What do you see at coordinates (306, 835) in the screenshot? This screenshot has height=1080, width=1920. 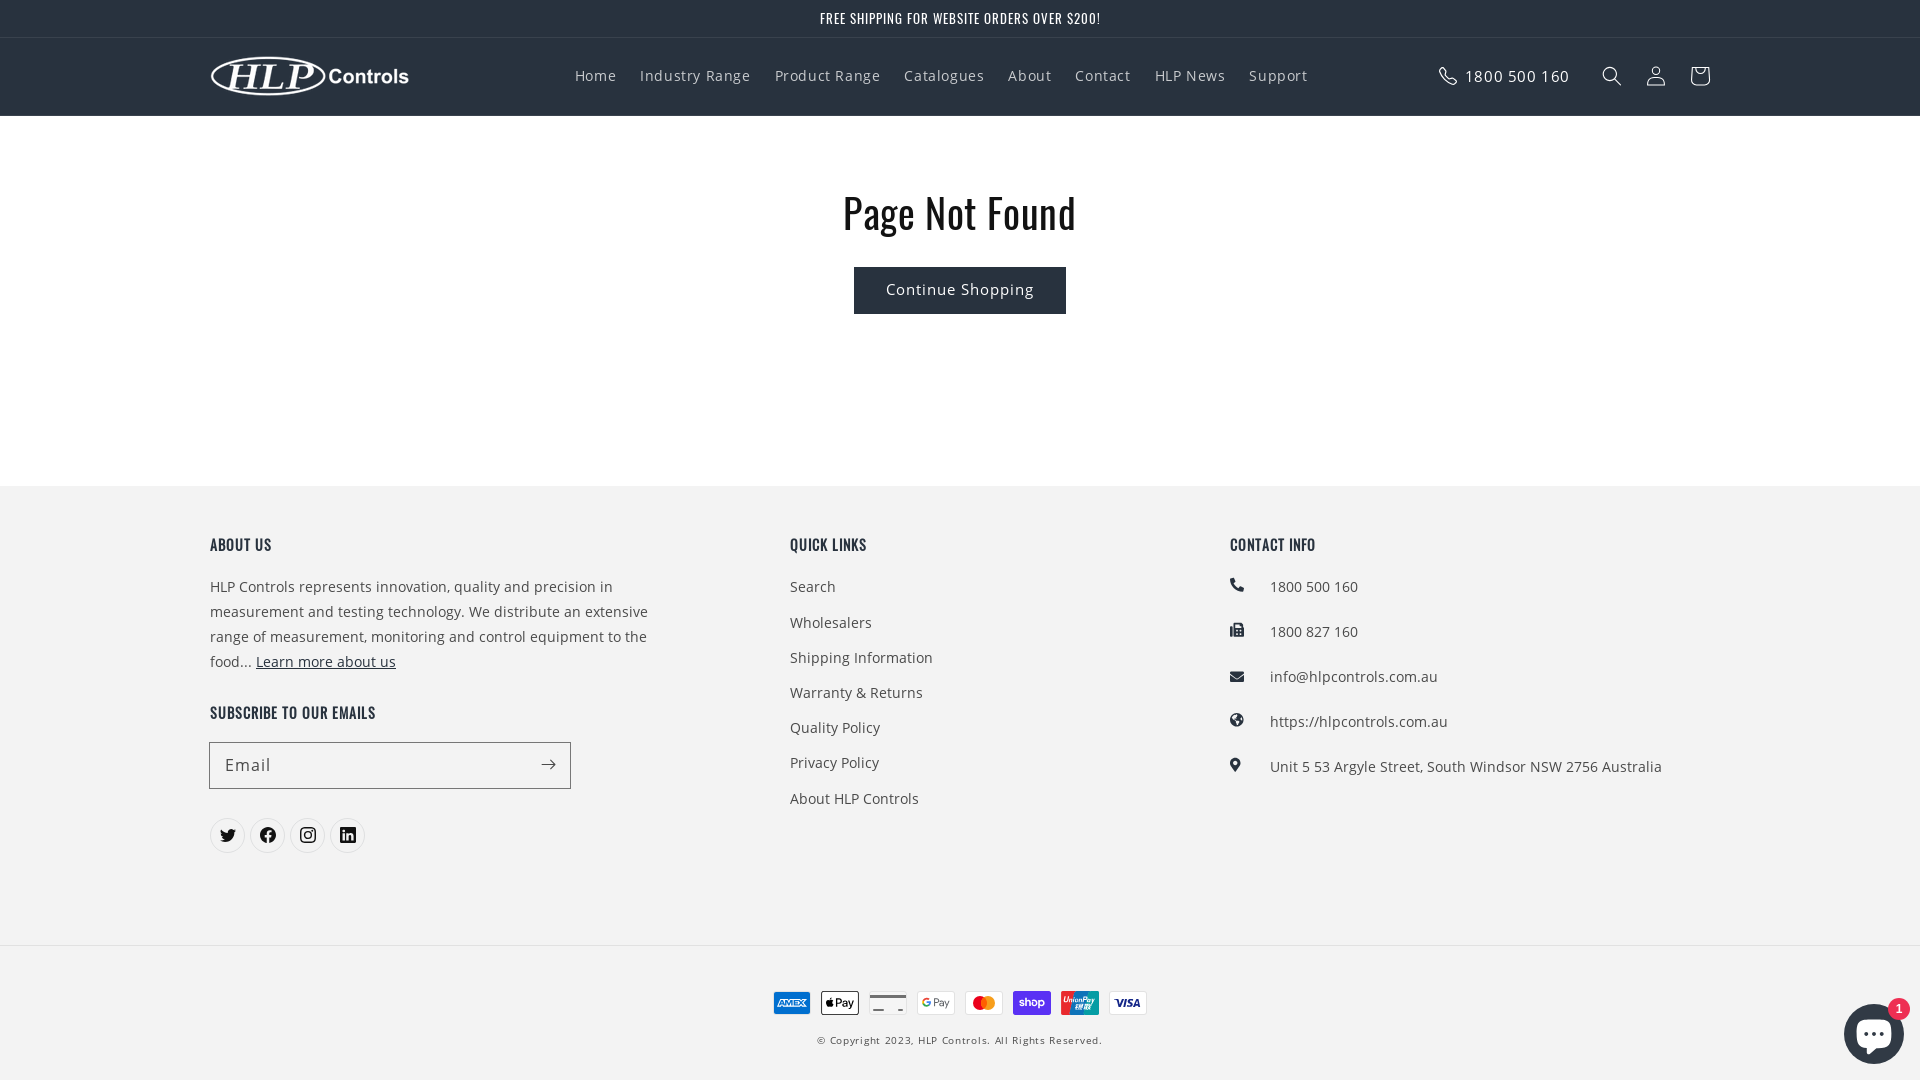 I see `'Twitter'` at bounding box center [306, 835].